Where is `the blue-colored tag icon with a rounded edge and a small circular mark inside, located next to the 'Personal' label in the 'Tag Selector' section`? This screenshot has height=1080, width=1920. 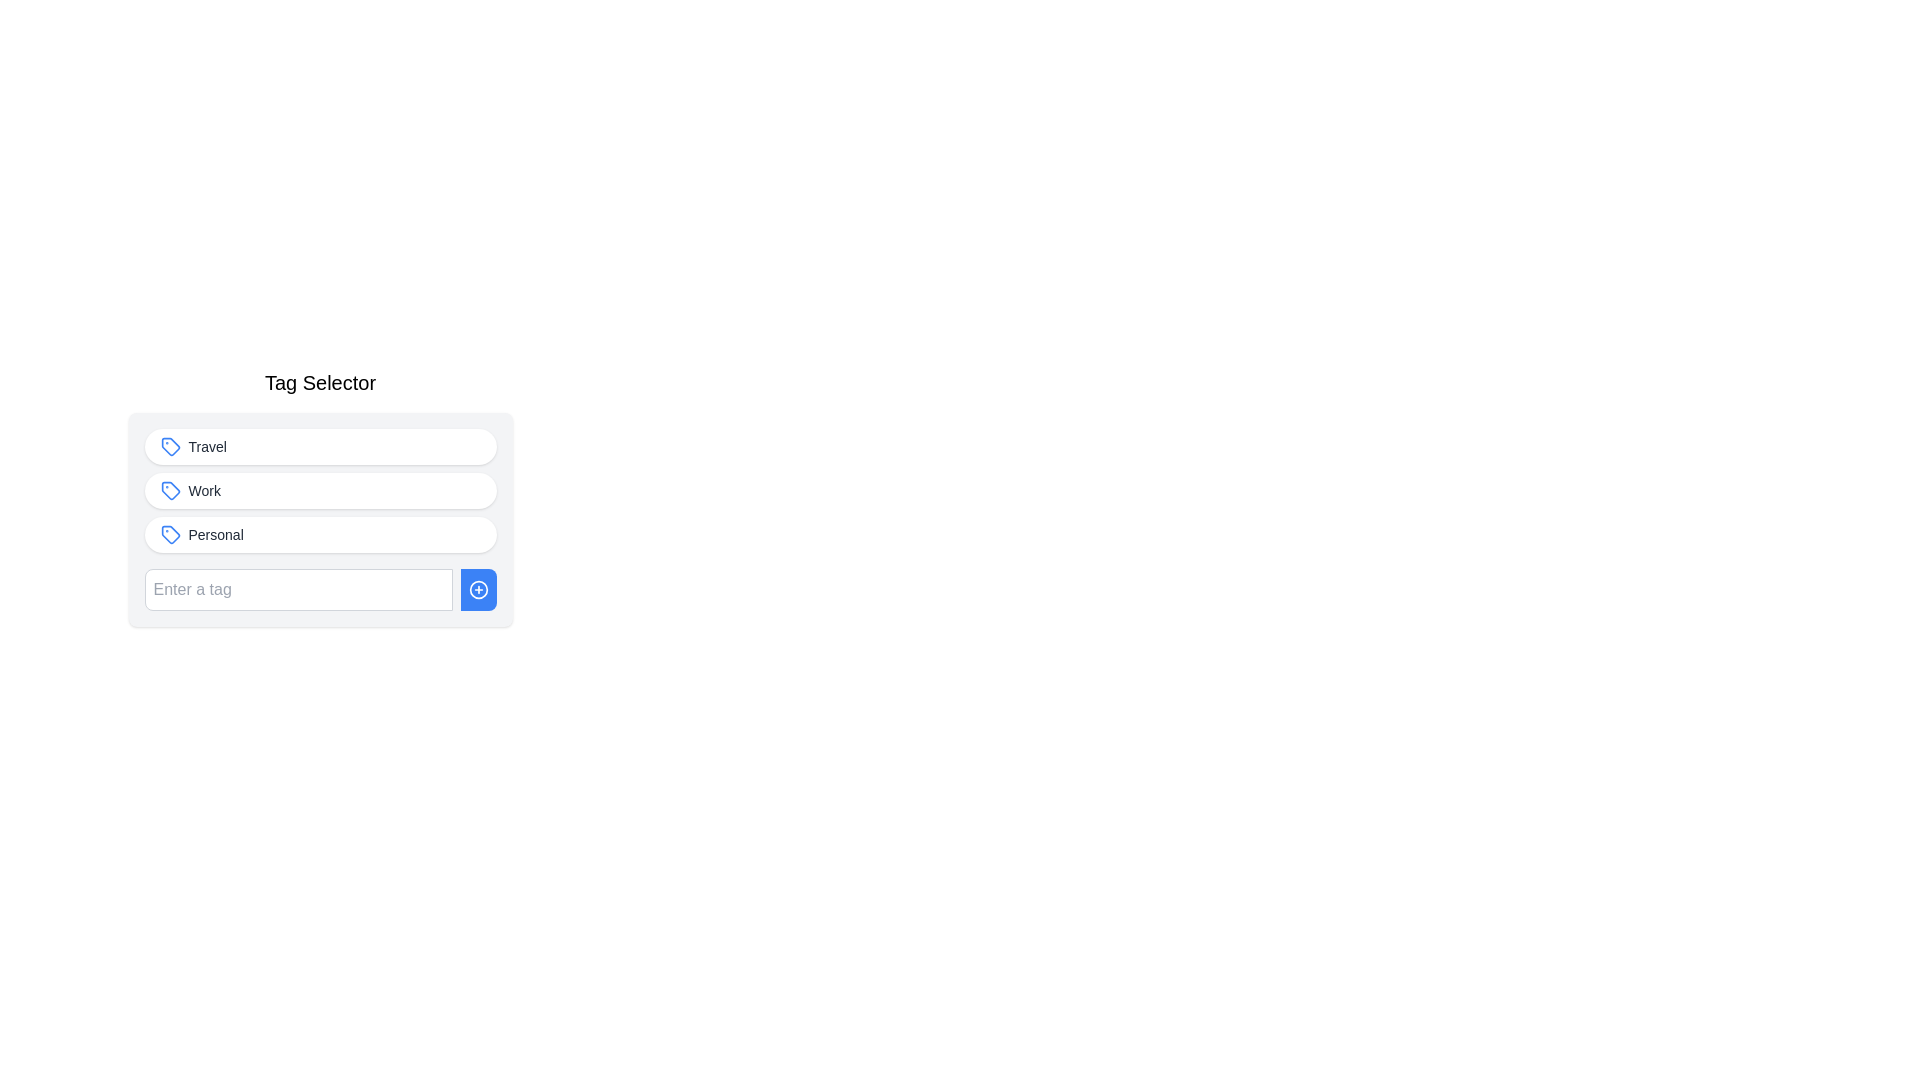
the blue-colored tag icon with a rounded edge and a small circular mark inside, located next to the 'Personal' label in the 'Tag Selector' section is located at coordinates (170, 534).